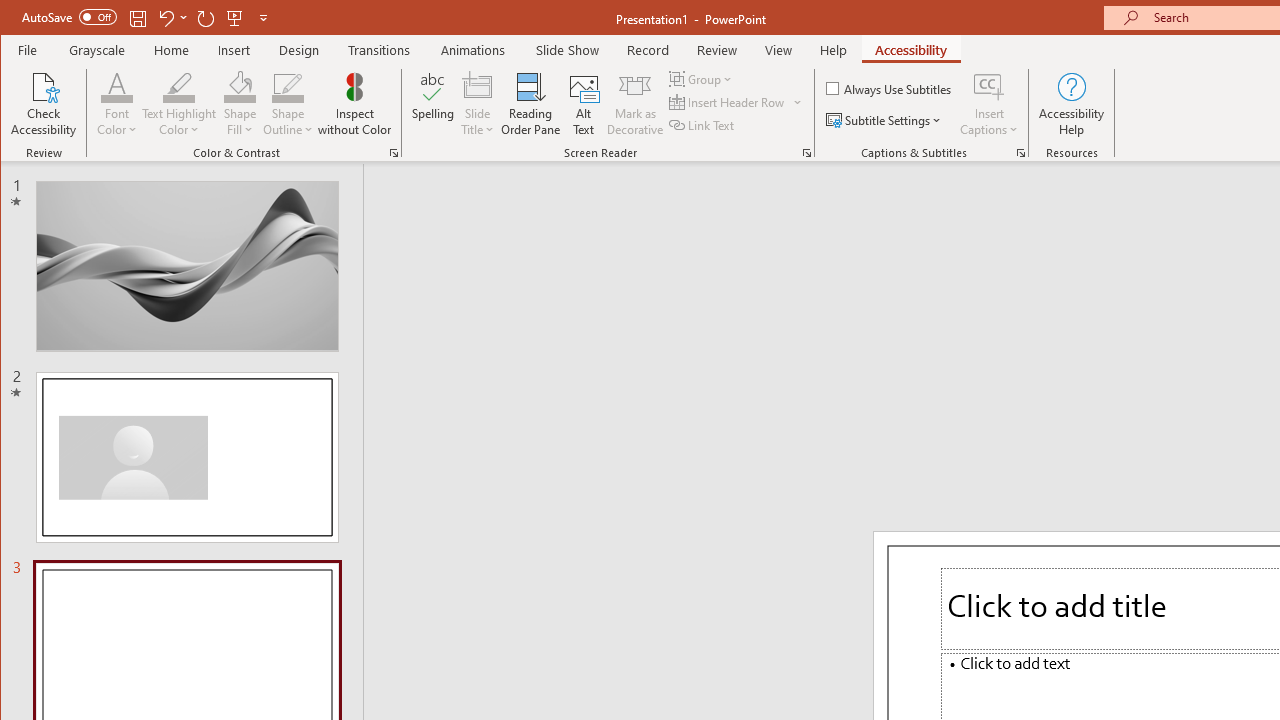 The width and height of the screenshot is (1280, 720). Describe the element at coordinates (884, 120) in the screenshot. I see `'Subtitle Settings'` at that location.